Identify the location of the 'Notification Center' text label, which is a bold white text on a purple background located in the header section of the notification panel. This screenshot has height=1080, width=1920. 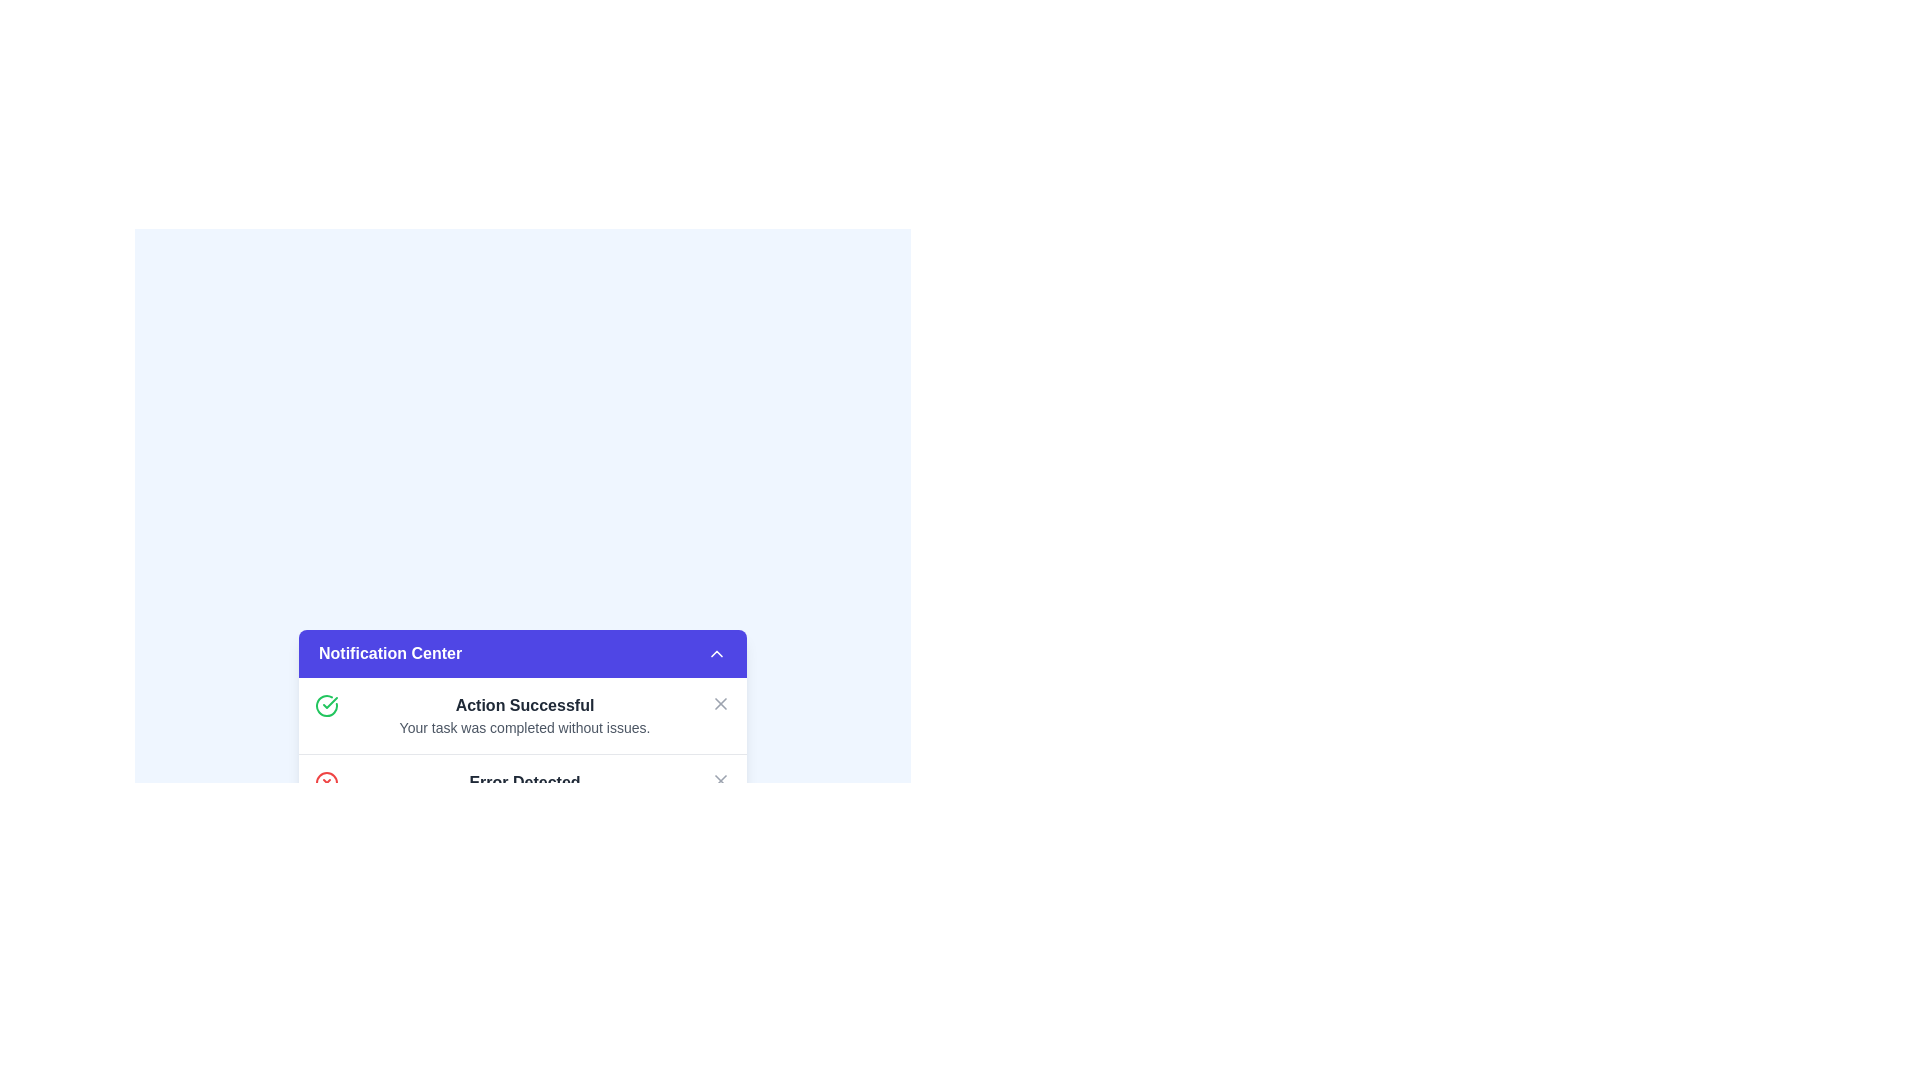
(390, 654).